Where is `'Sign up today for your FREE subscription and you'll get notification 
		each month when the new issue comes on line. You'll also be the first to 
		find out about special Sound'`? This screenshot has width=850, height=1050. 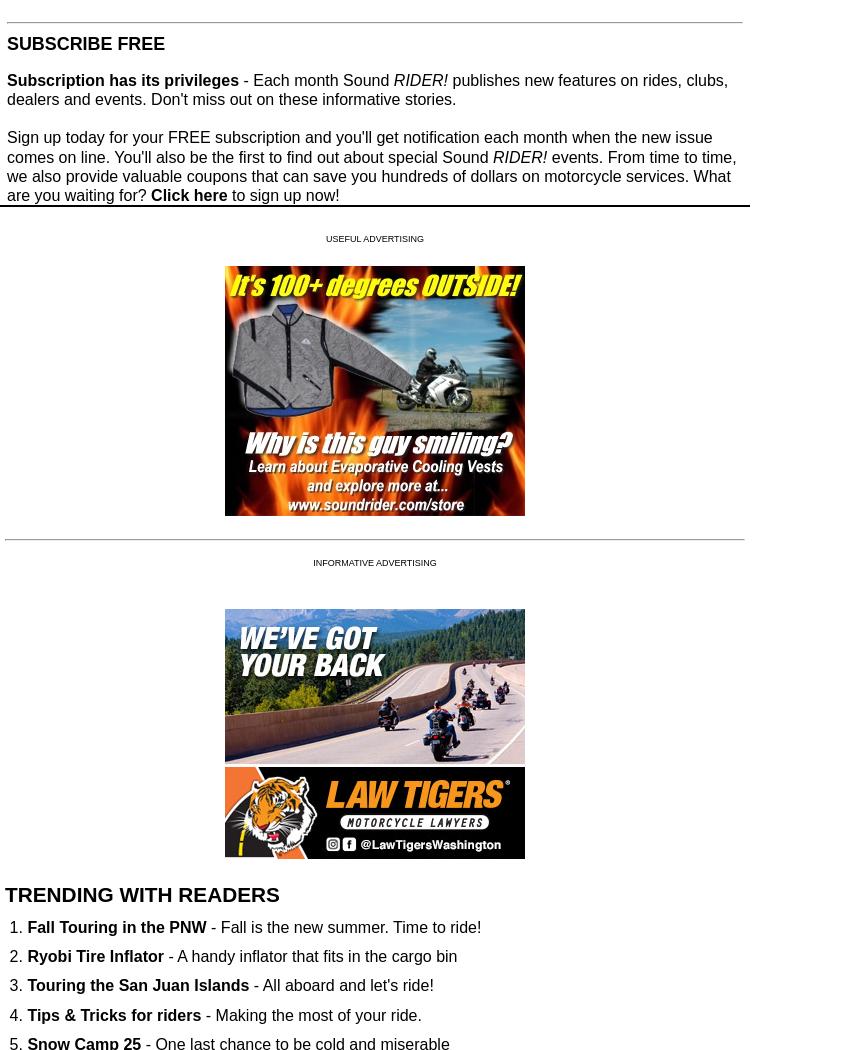 'Sign up today for your FREE subscription and you'll get notification 
		each month when the new issue comes on line. You'll also be the first to 
		find out about special Sound' is located at coordinates (358, 146).